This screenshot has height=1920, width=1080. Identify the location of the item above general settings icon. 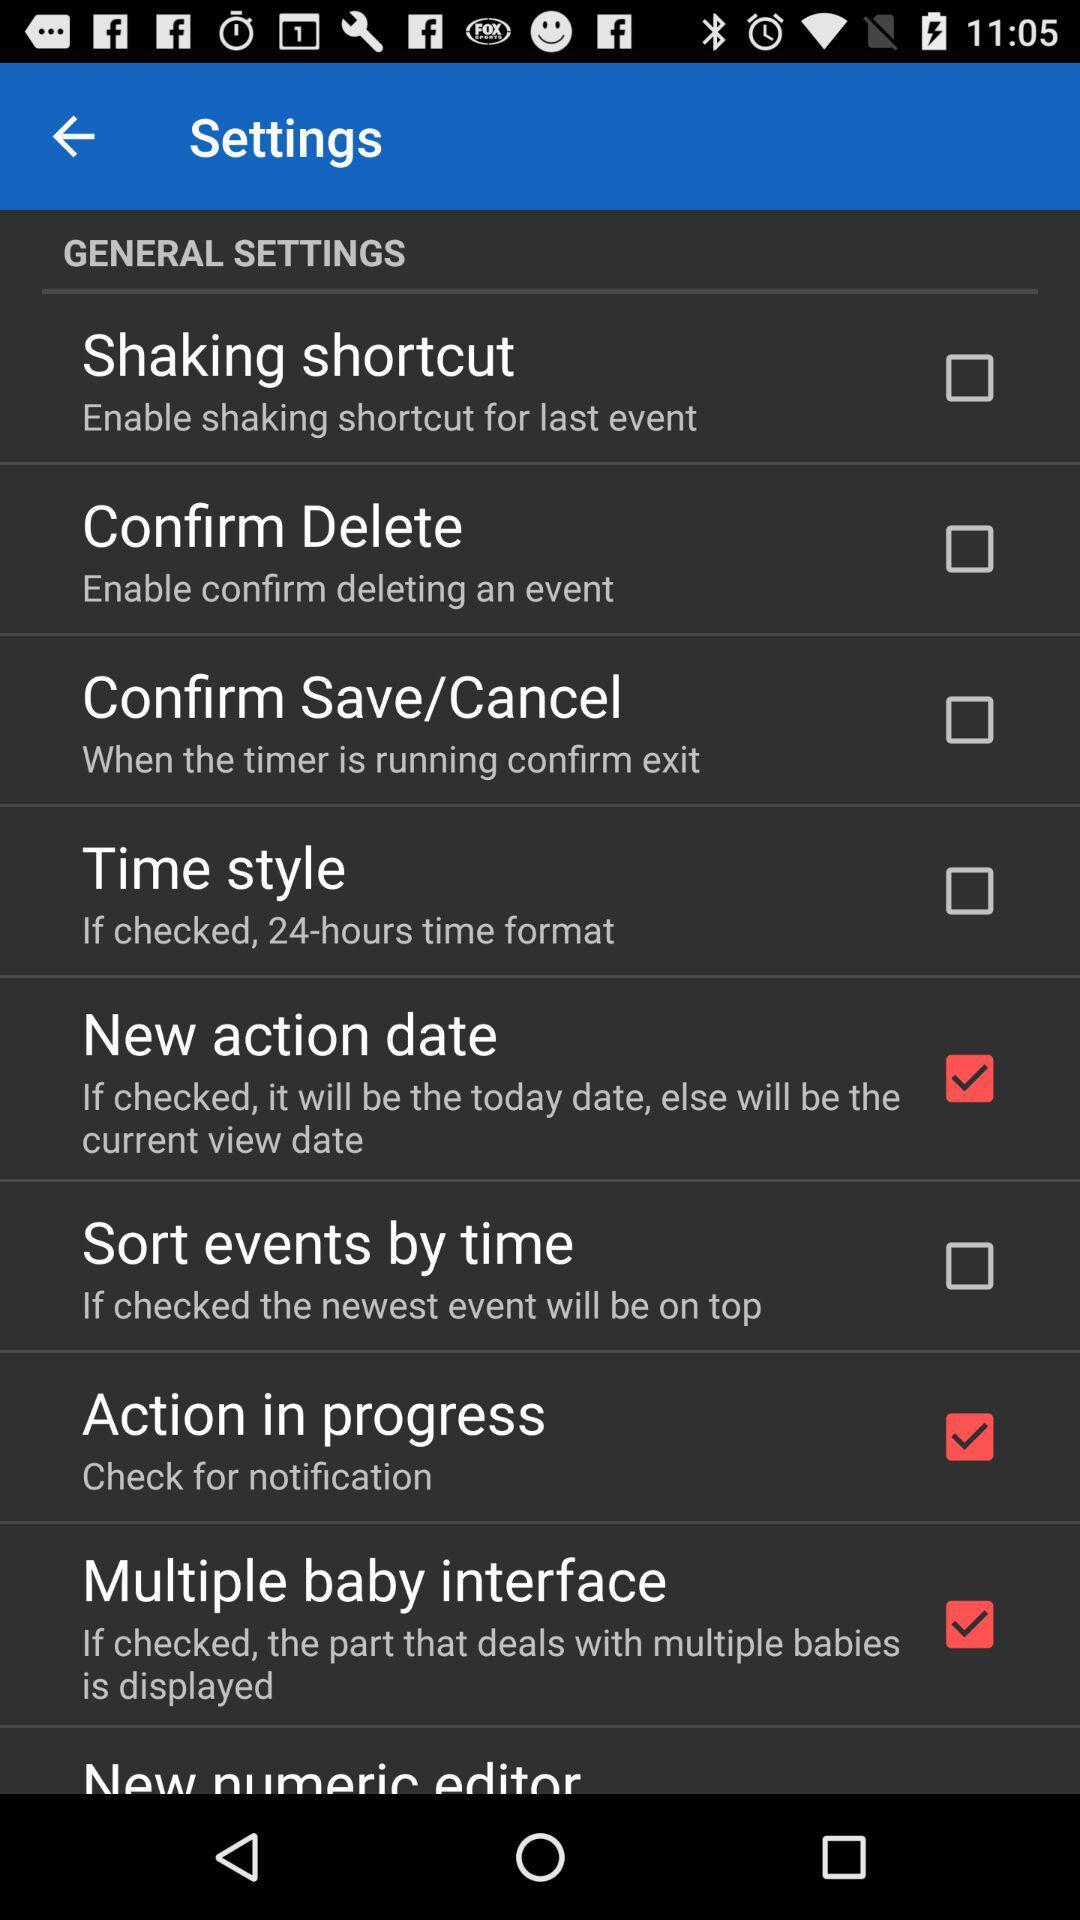
(72, 135).